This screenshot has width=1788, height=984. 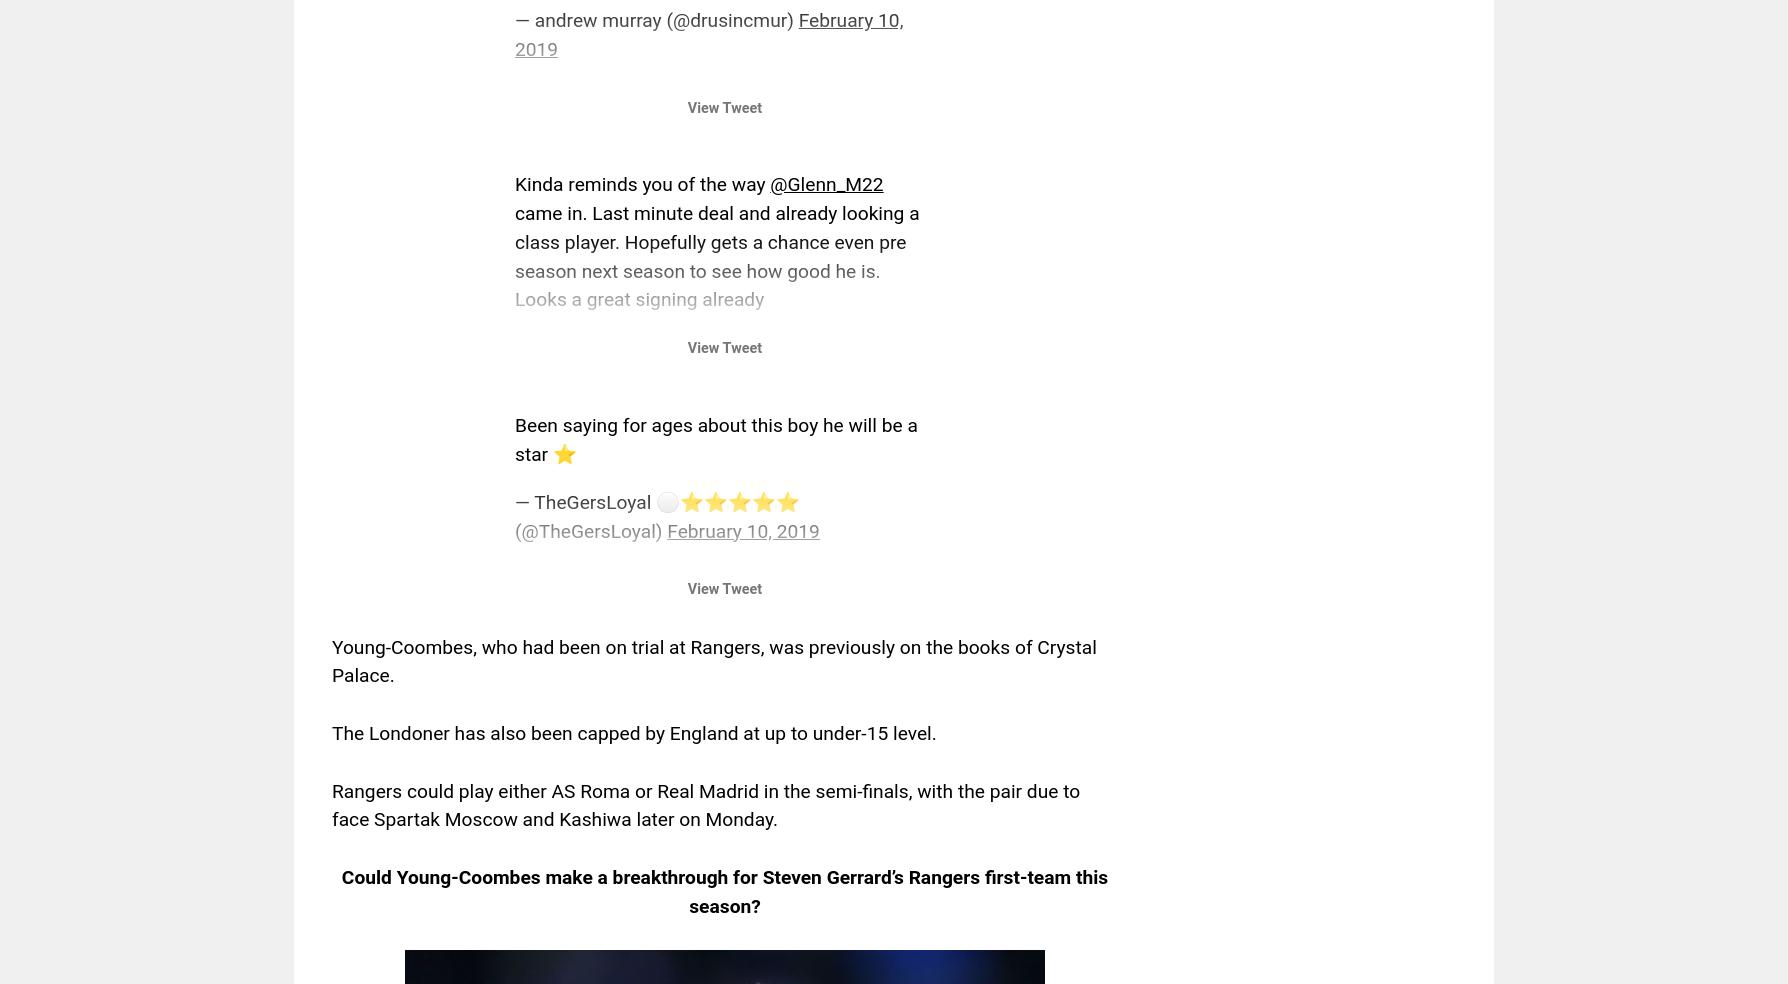 What do you see at coordinates (723, 891) in the screenshot?
I see `'Could Young-Coombes make a breakthrough for Steven Gerrard’s Rangers first-team this season?'` at bounding box center [723, 891].